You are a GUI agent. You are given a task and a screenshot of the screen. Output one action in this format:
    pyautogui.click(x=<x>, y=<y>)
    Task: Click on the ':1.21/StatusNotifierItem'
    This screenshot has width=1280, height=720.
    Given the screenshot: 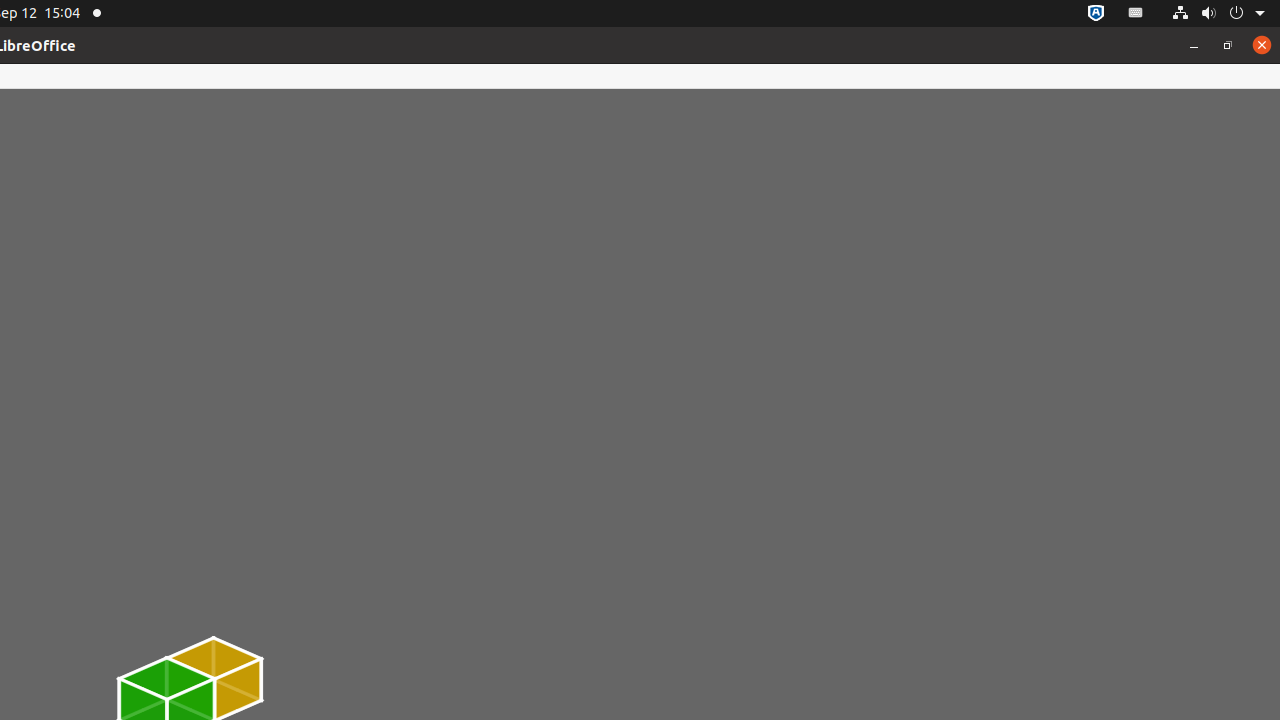 What is the action you would take?
    pyautogui.click(x=1136, y=13)
    